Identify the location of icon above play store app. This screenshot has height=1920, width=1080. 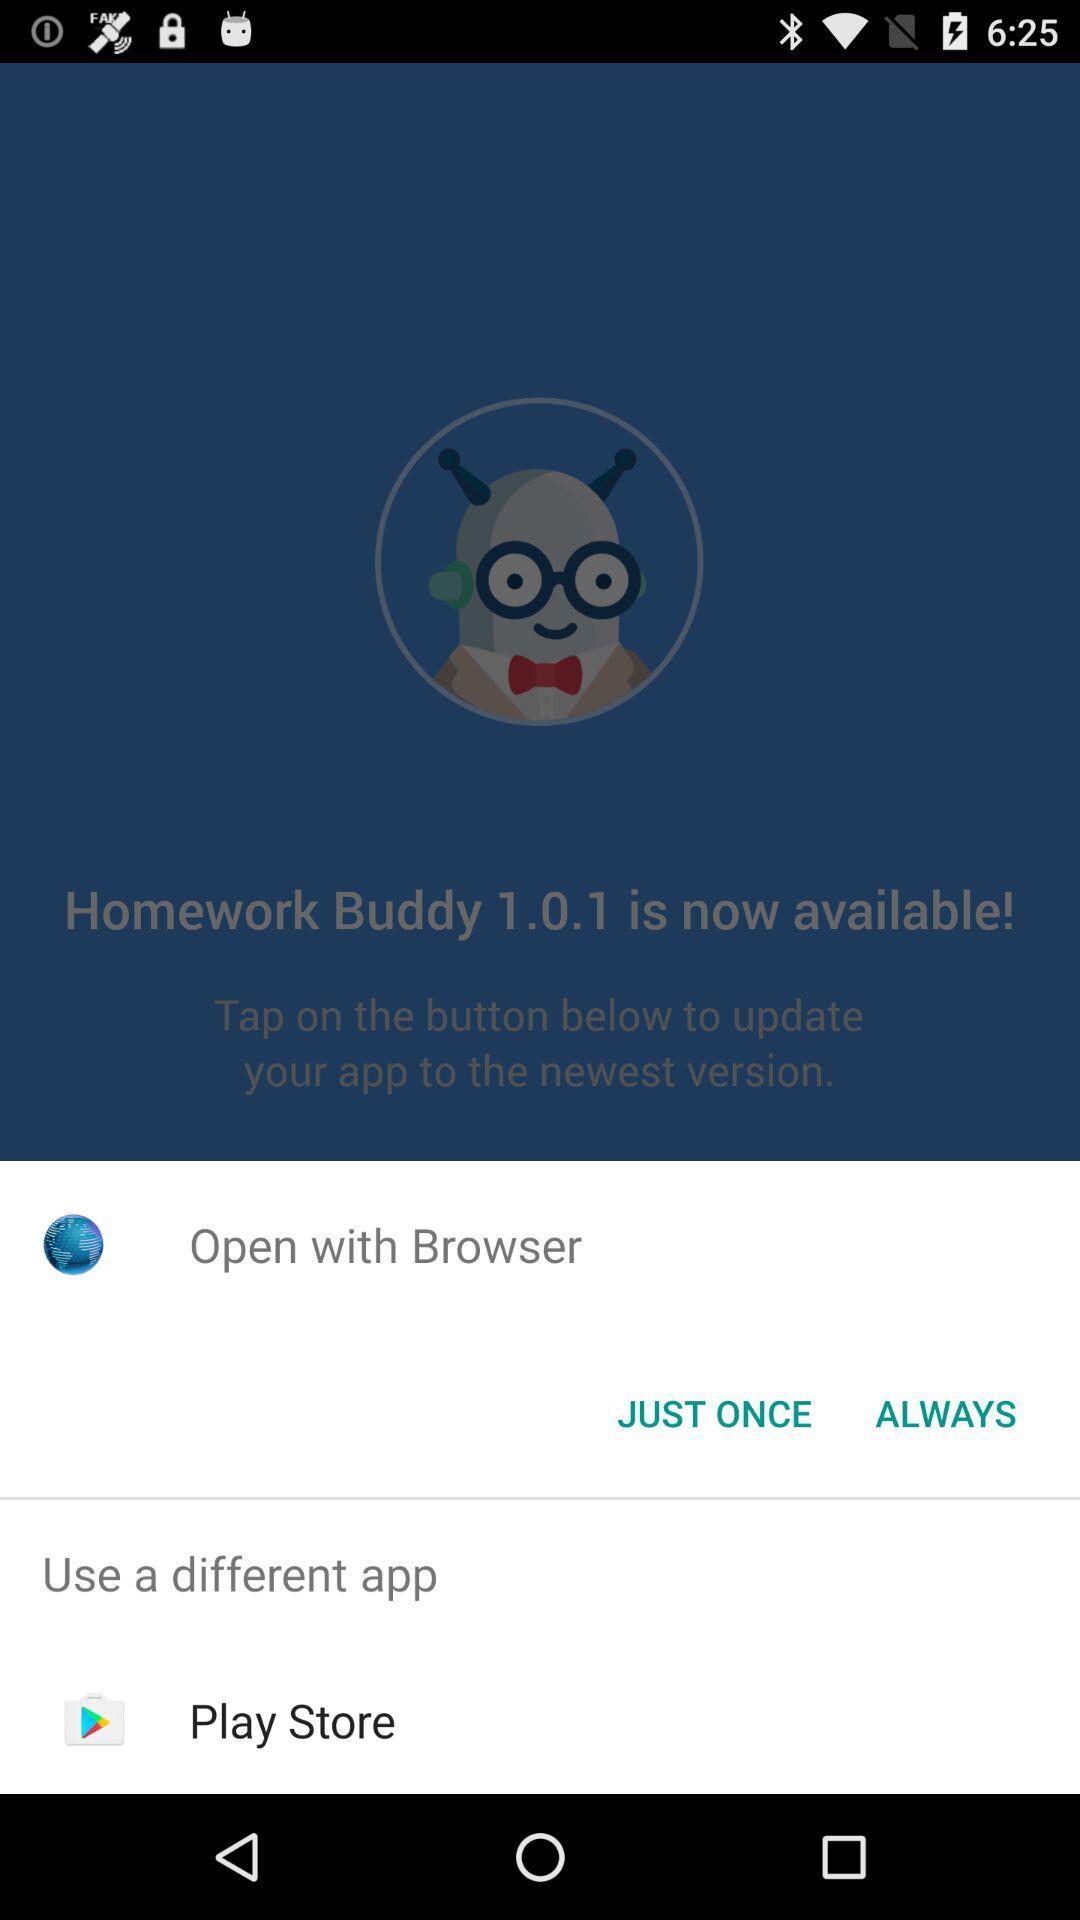
(540, 1572).